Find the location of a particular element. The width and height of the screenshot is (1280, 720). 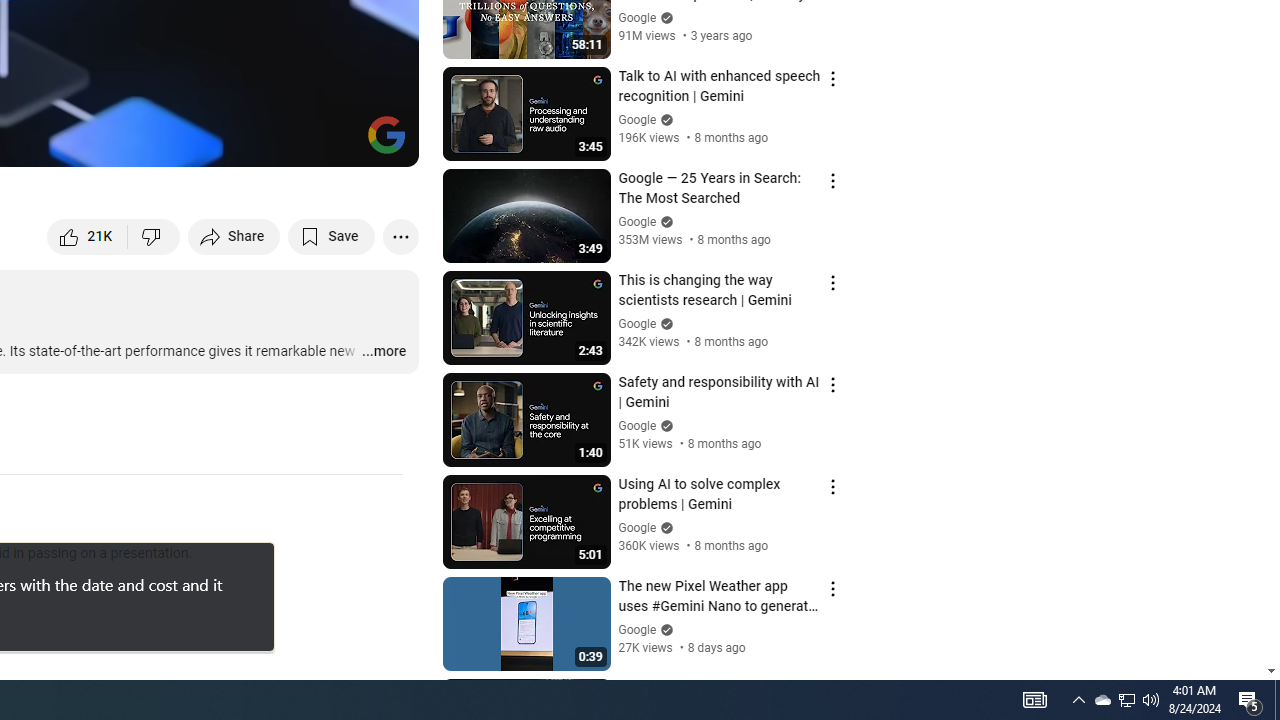

'Channel watermark' is located at coordinates (386, 135).